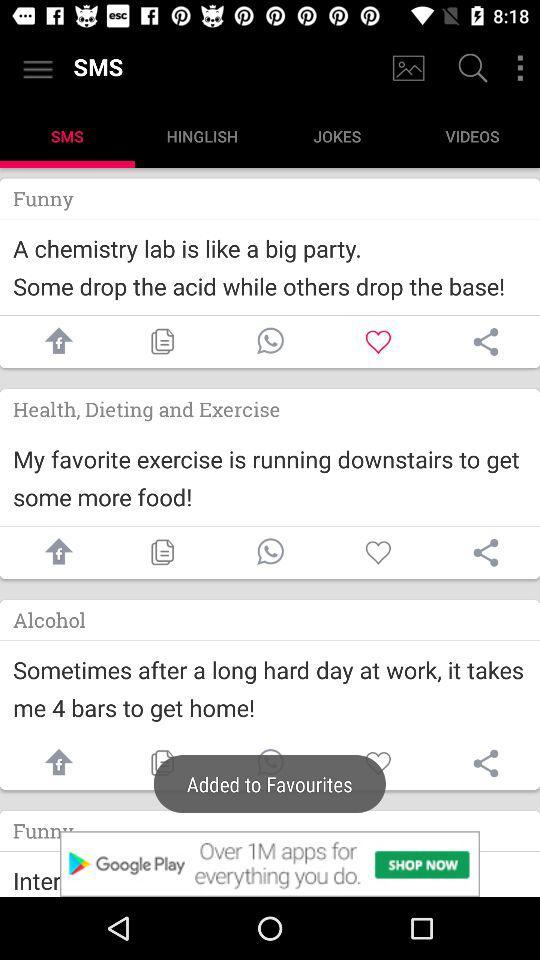 The height and width of the screenshot is (960, 540). I want to click on facebook, so click(54, 762).